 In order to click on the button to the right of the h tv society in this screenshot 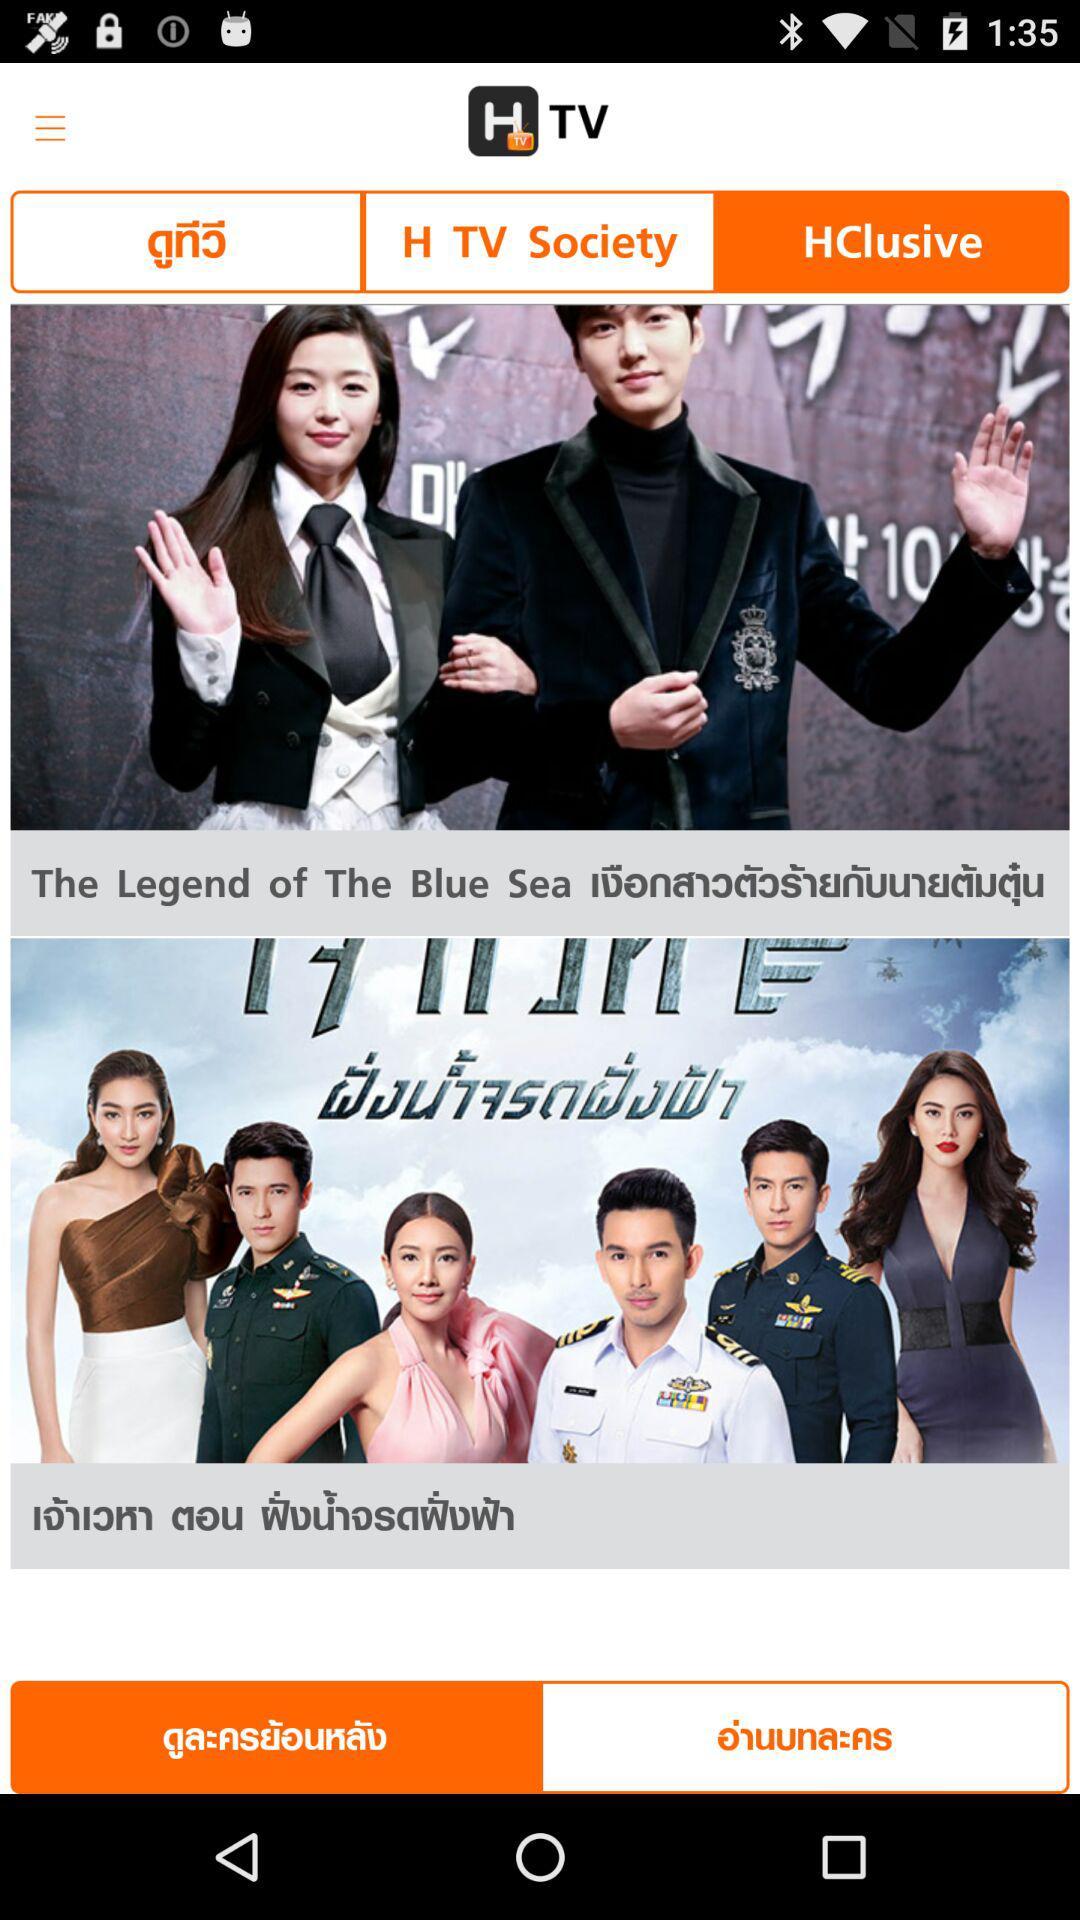, I will do `click(891, 240)`.